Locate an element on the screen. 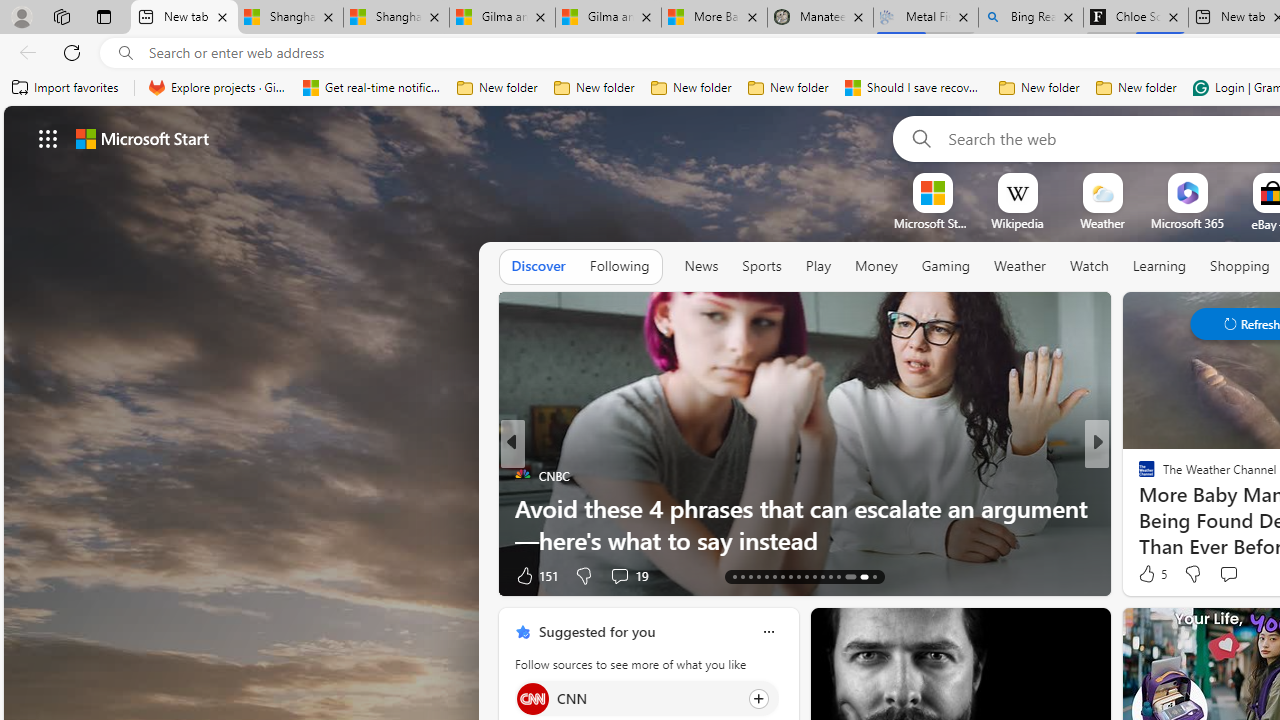 Image resolution: width=1280 pixels, height=720 pixels. 'Watch' is located at coordinates (1088, 265).